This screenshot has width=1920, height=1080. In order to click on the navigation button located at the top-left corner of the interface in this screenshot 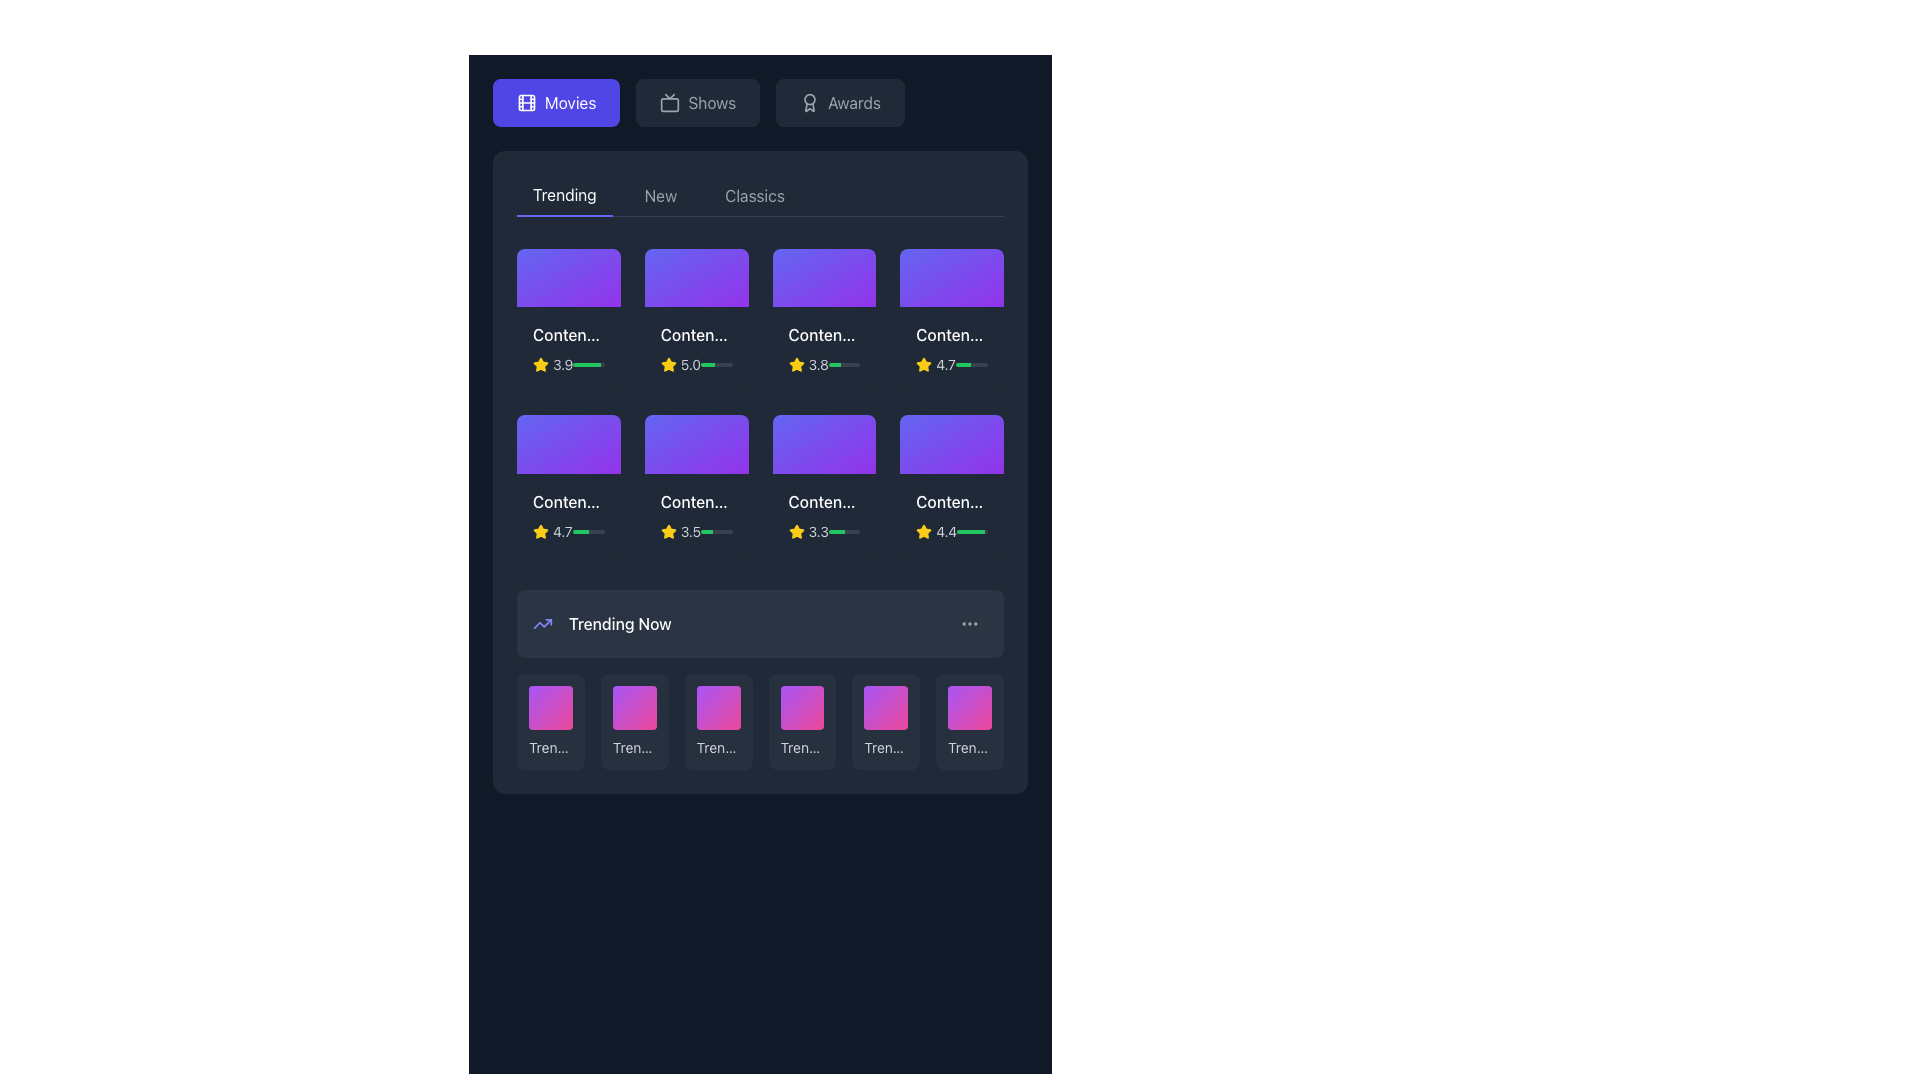, I will do `click(556, 103)`.